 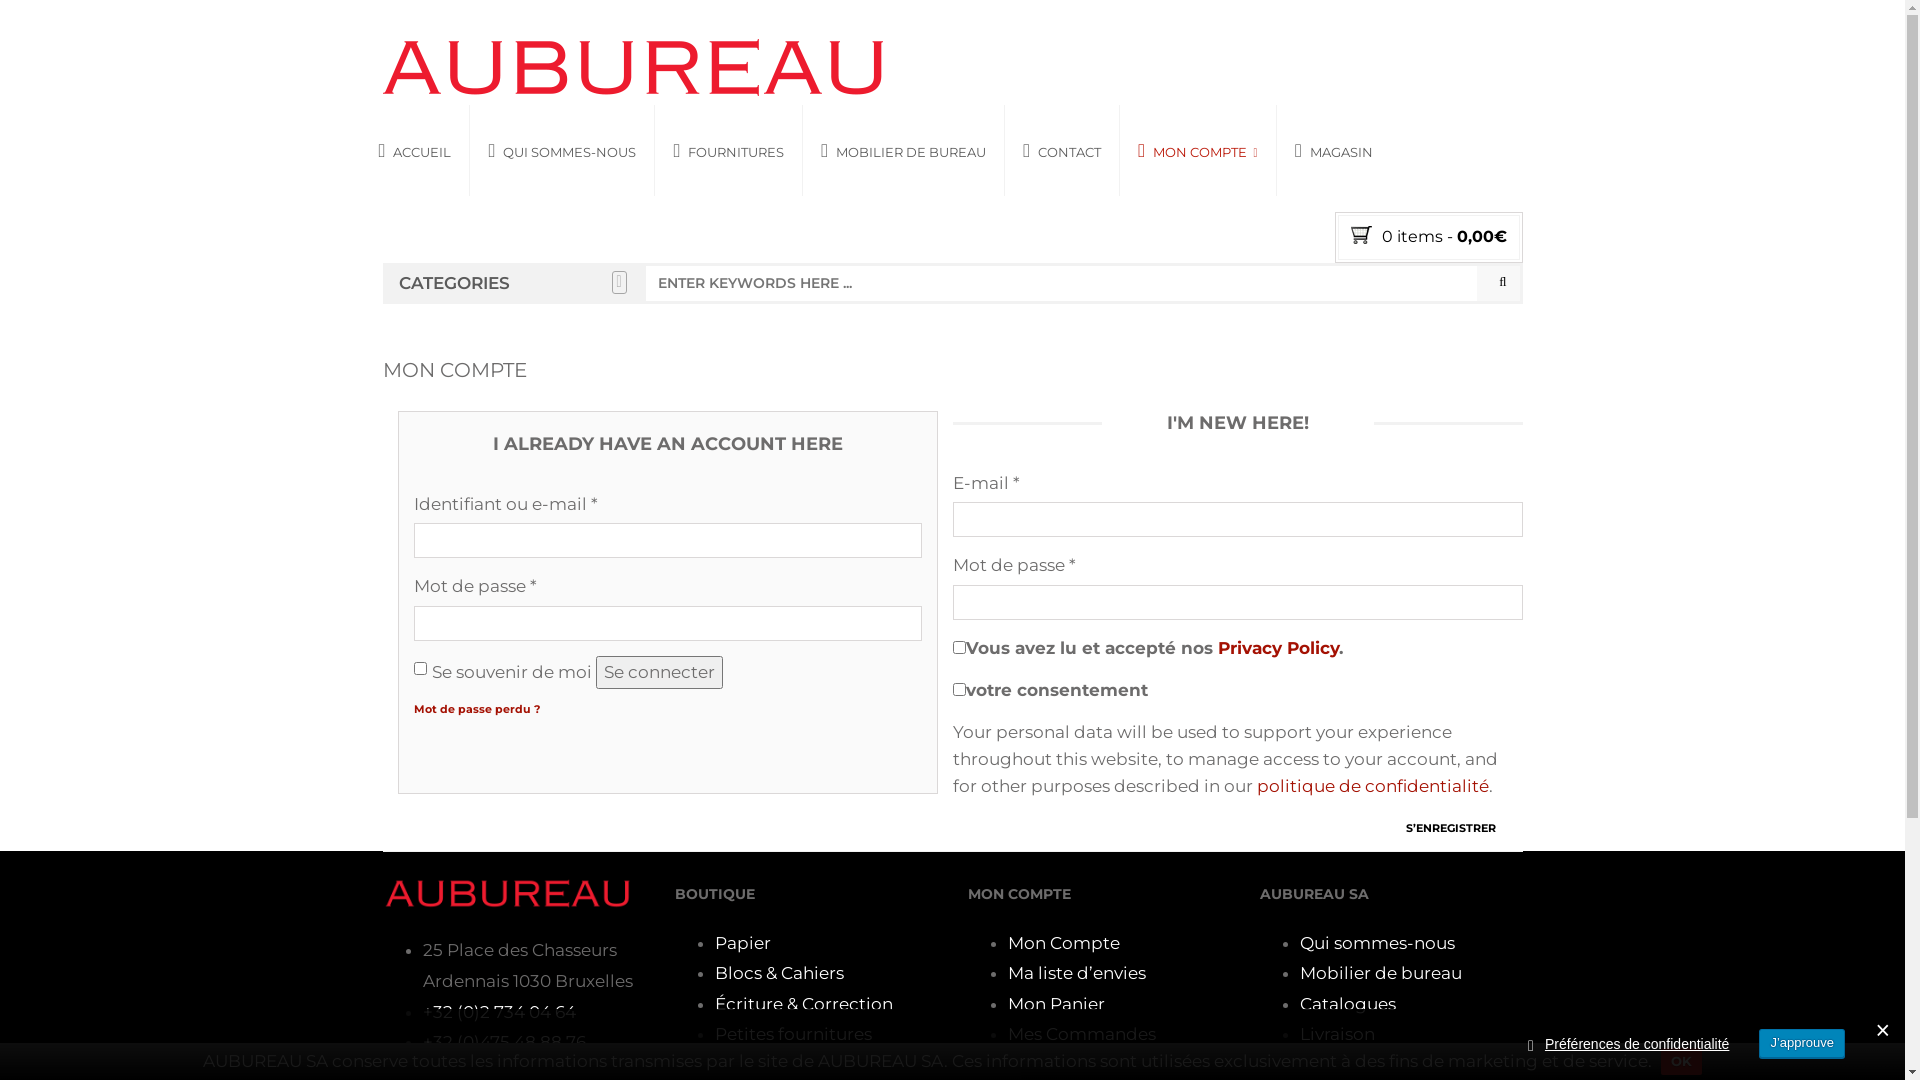 I want to click on 'ACCUEIL', so click(x=422, y=149).